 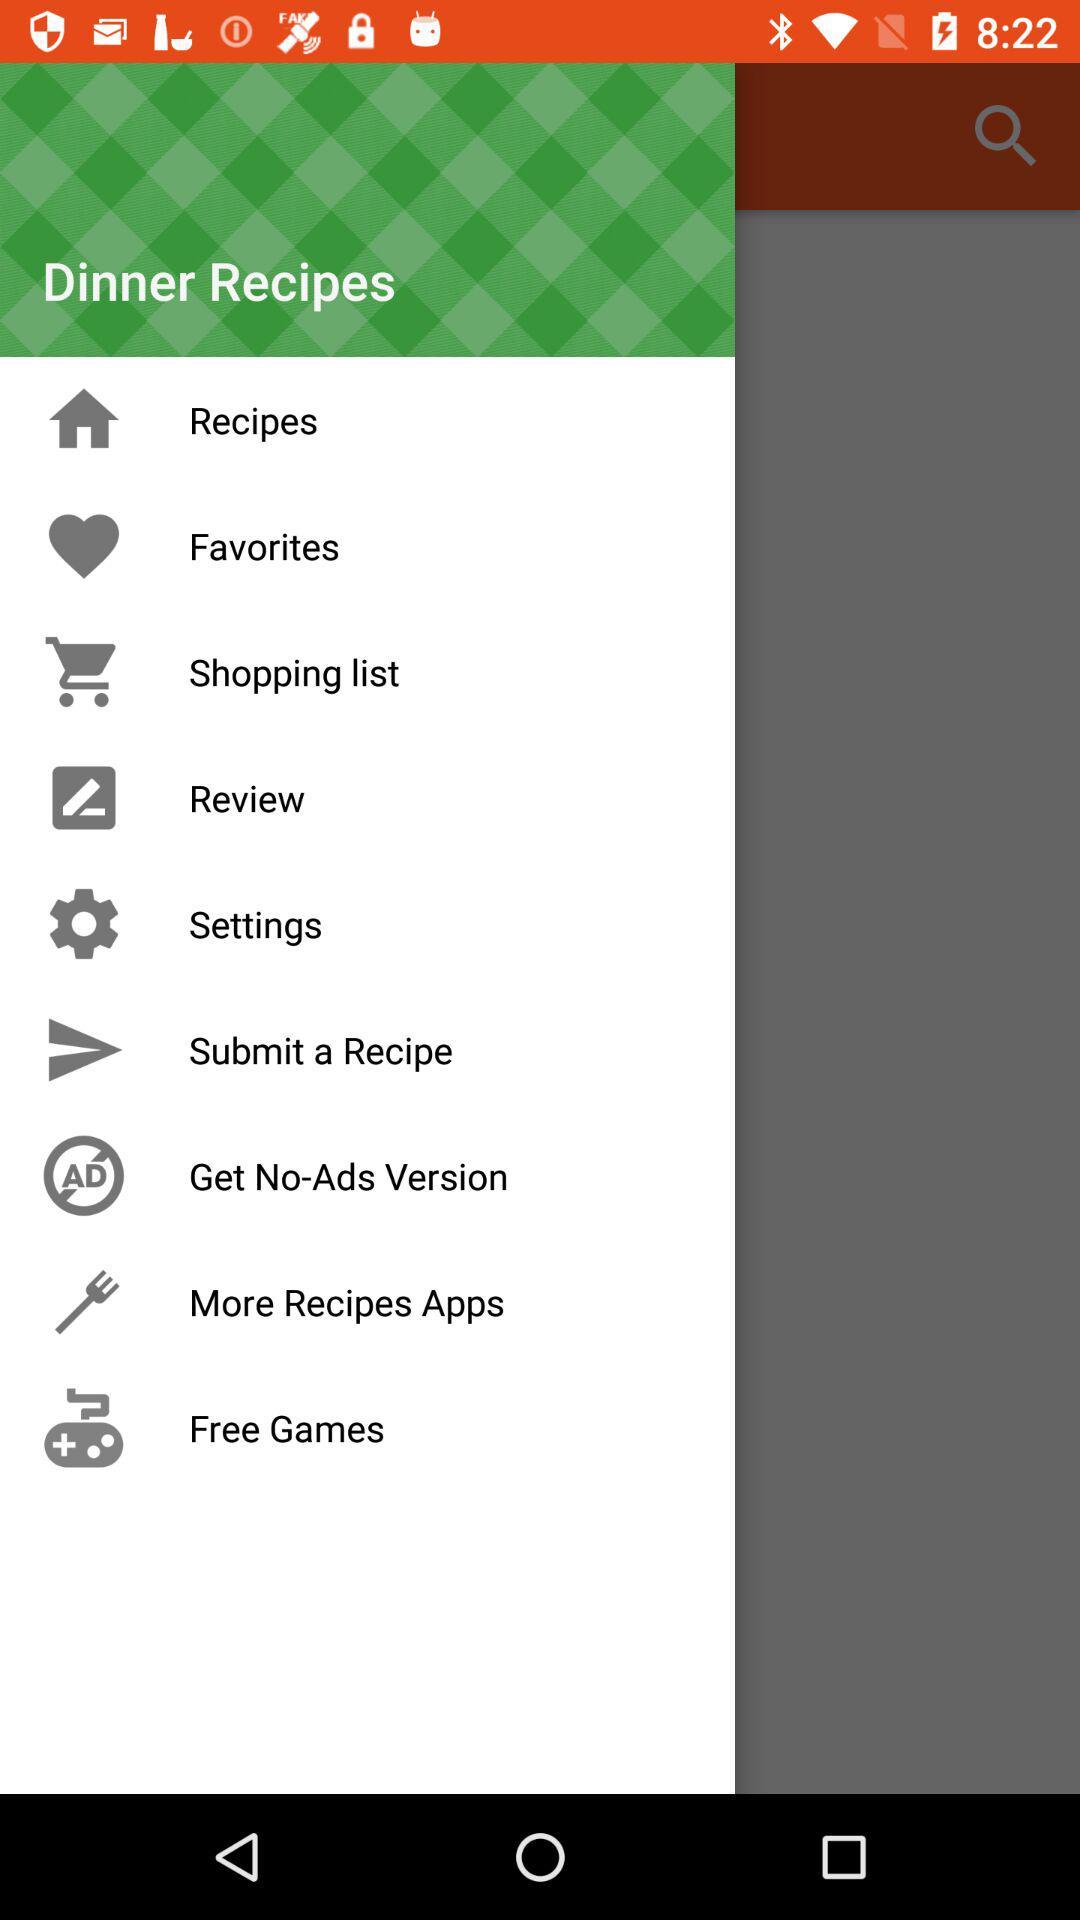 What do you see at coordinates (83, 1176) in the screenshot?
I see `no ad icon which is before get noads version on the page` at bounding box center [83, 1176].